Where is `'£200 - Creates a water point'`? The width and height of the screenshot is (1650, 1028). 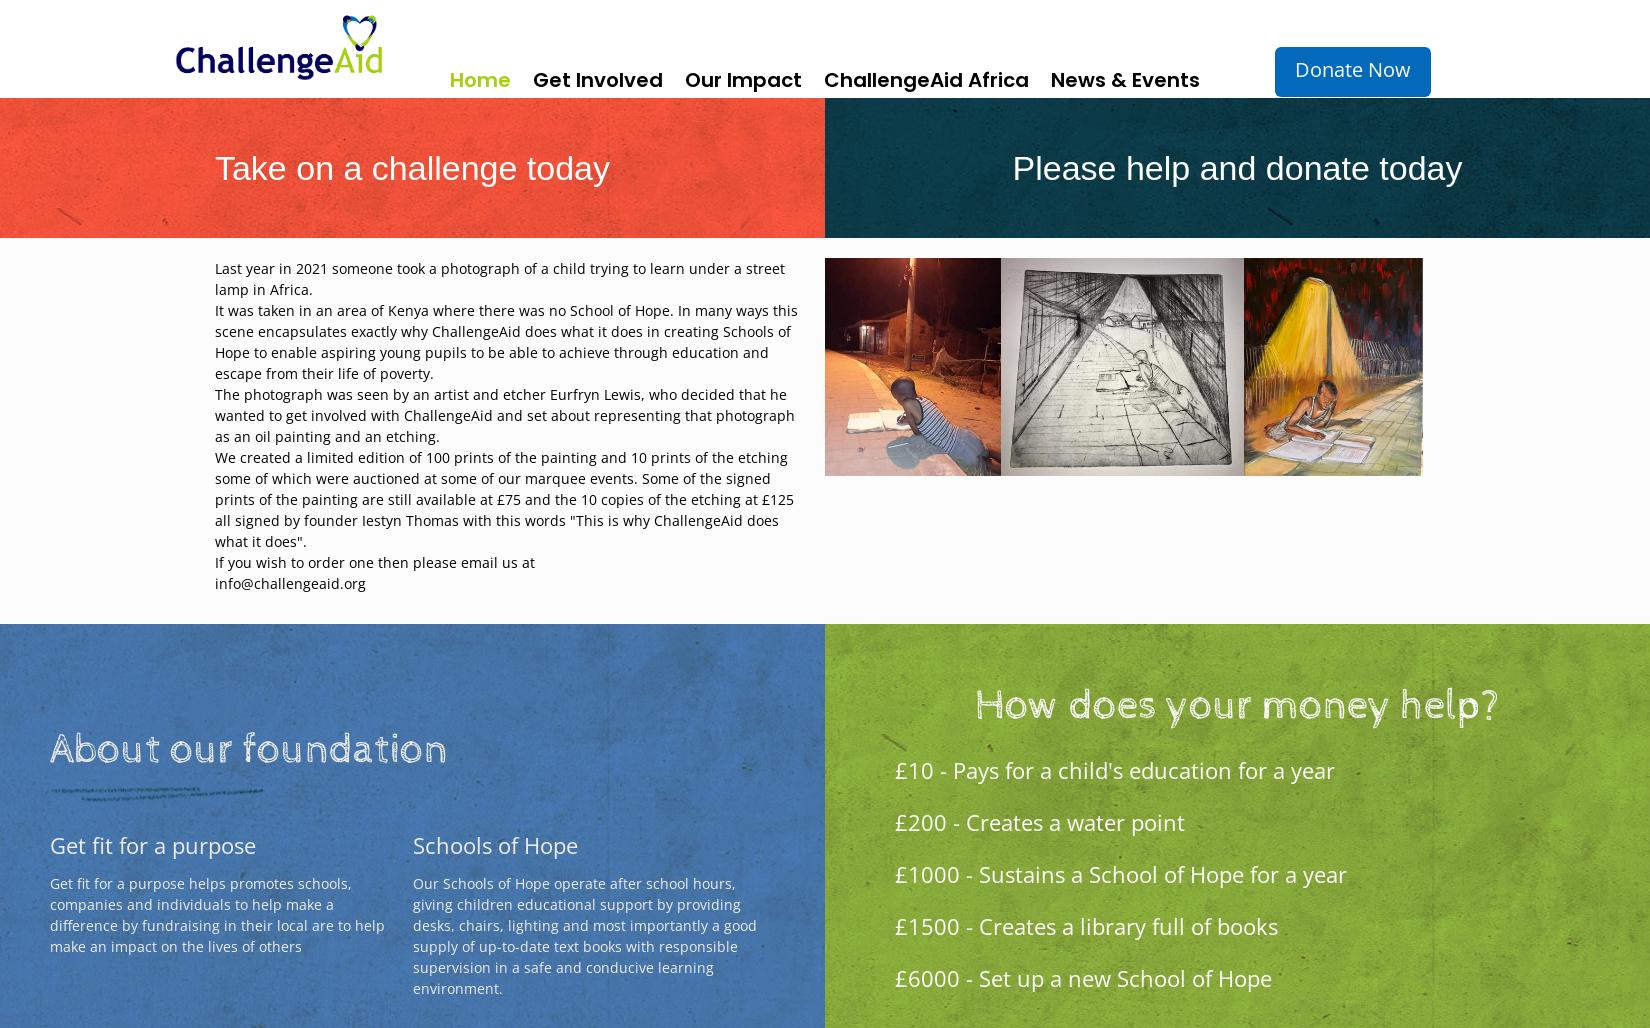 '£200 - Creates a water point' is located at coordinates (1039, 820).